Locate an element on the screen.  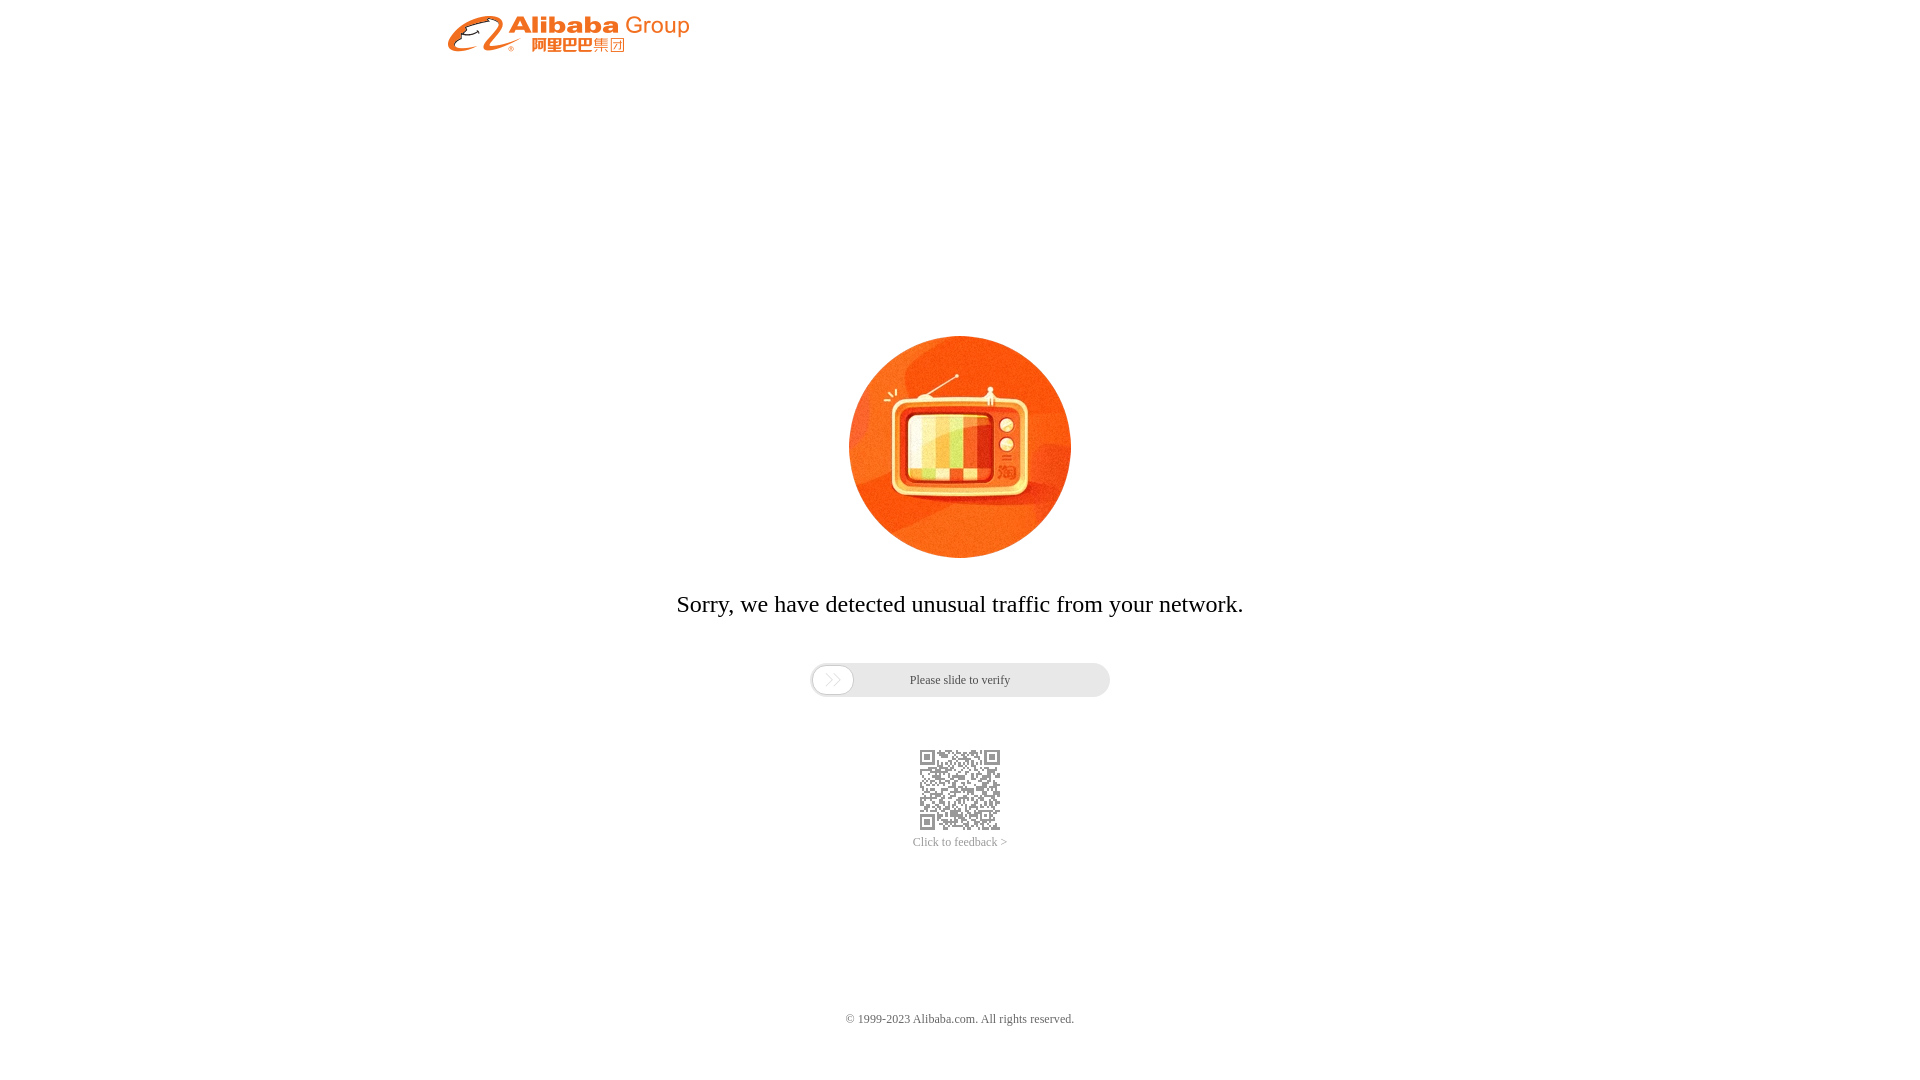
'Click to feedback >' is located at coordinates (960, 842).